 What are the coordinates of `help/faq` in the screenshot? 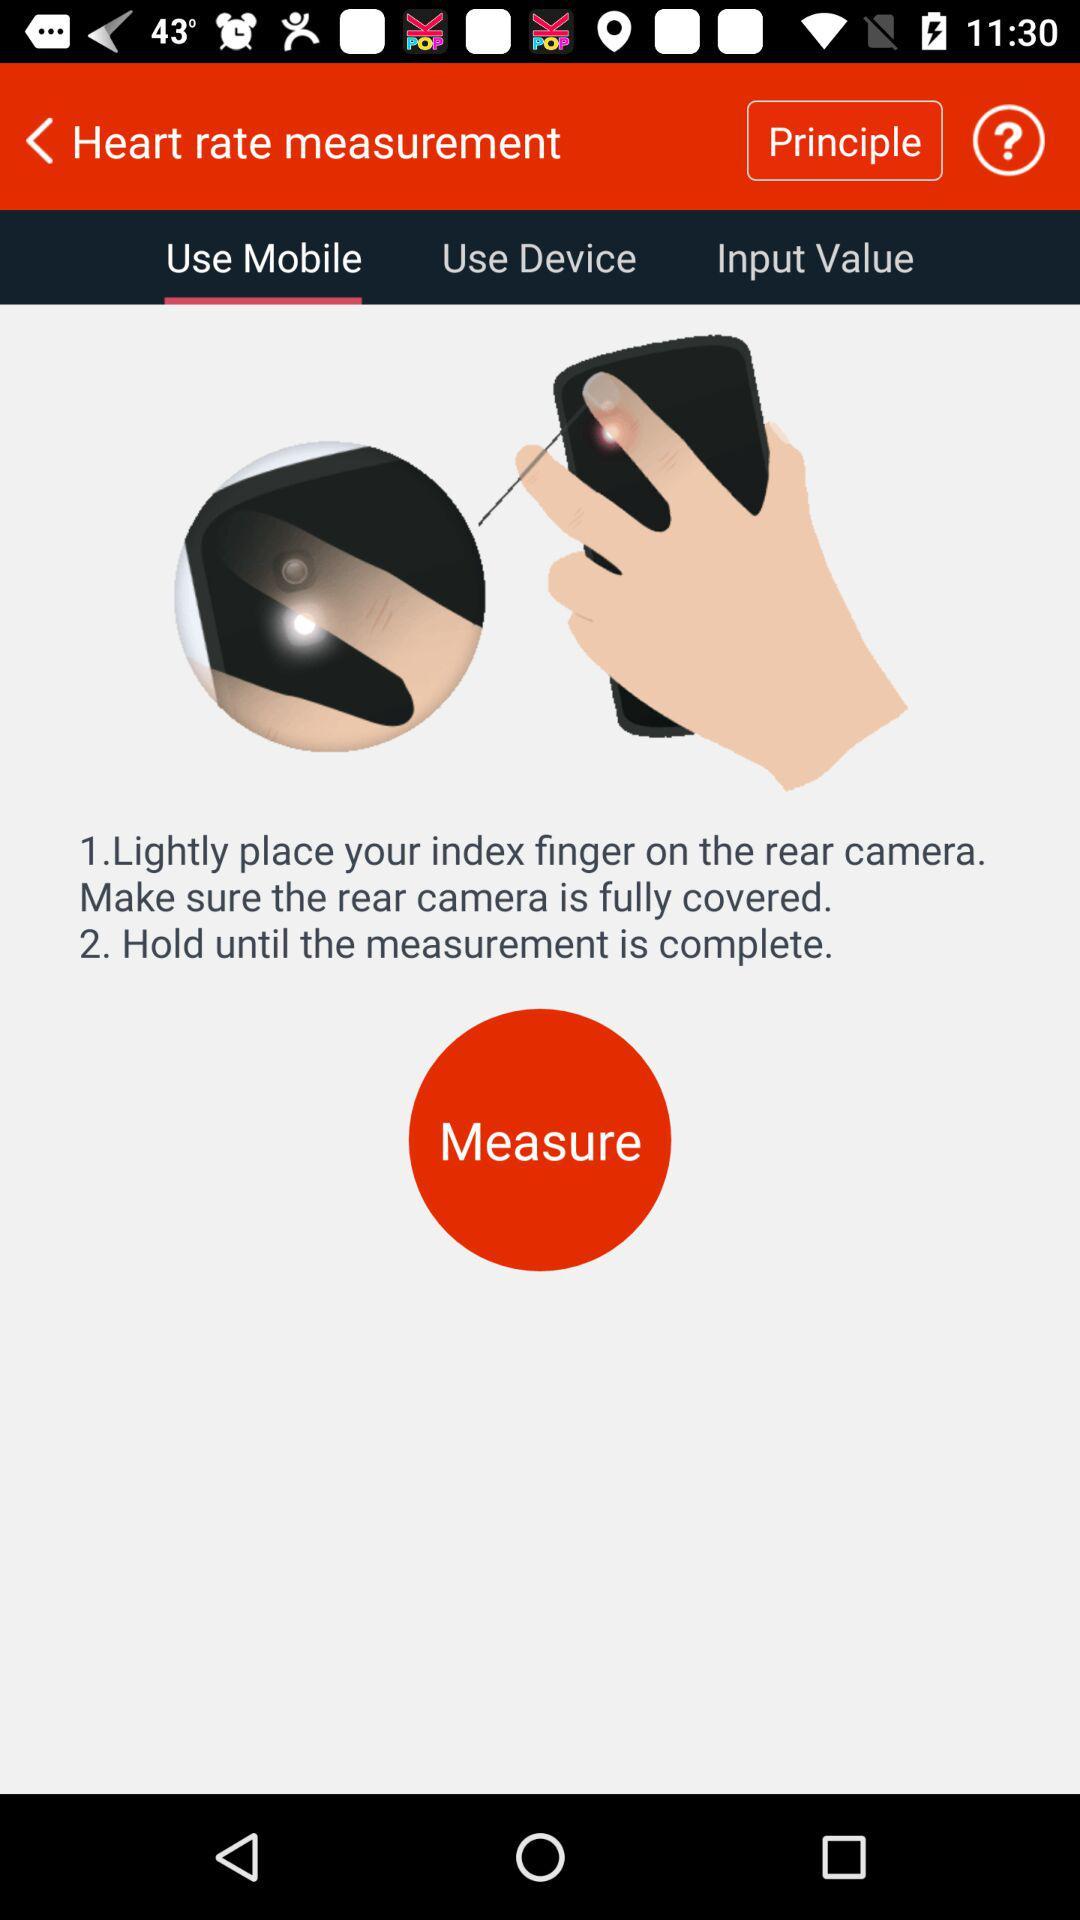 It's located at (1008, 139).